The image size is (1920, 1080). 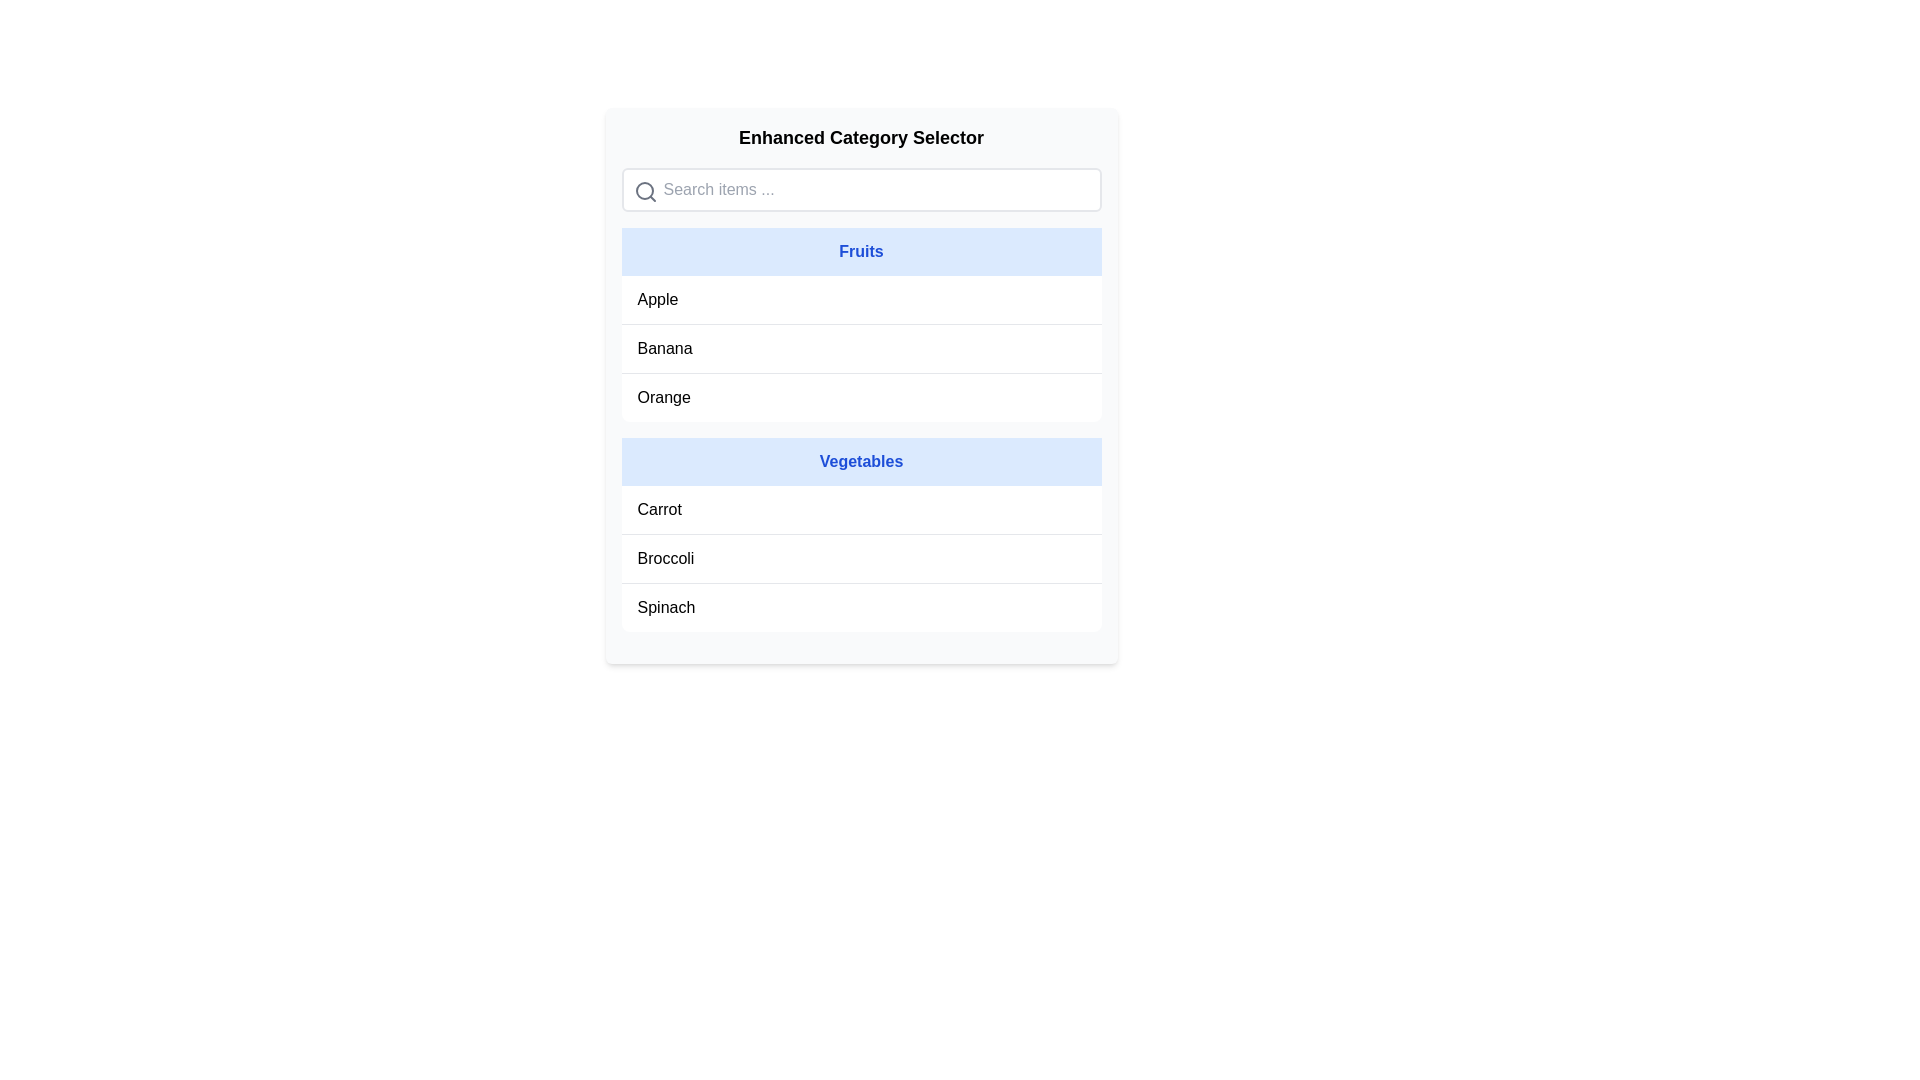 I want to click on the text label indicating the option 'Orange' in the Fruits list, which is positioned as the third item beneath 'Banana', so click(x=664, y=397).